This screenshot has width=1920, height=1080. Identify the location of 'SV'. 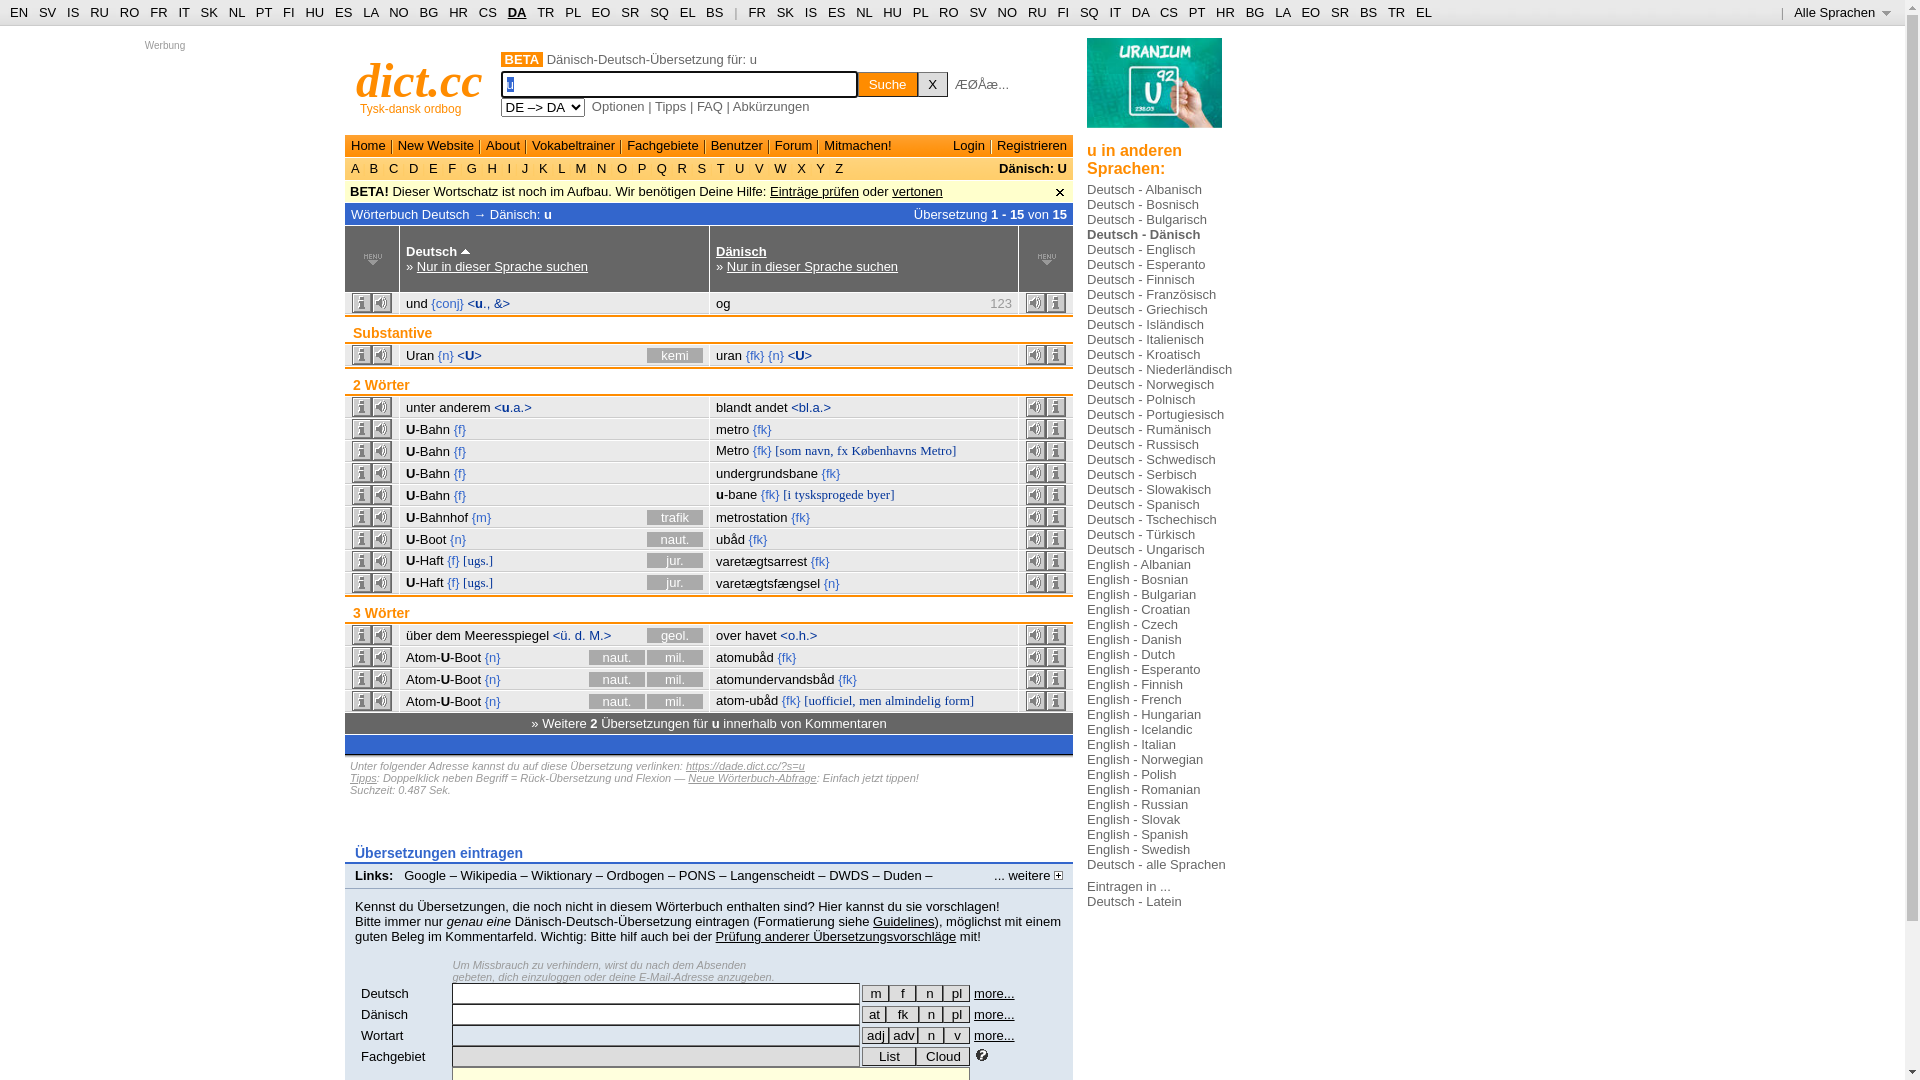
(38, 12).